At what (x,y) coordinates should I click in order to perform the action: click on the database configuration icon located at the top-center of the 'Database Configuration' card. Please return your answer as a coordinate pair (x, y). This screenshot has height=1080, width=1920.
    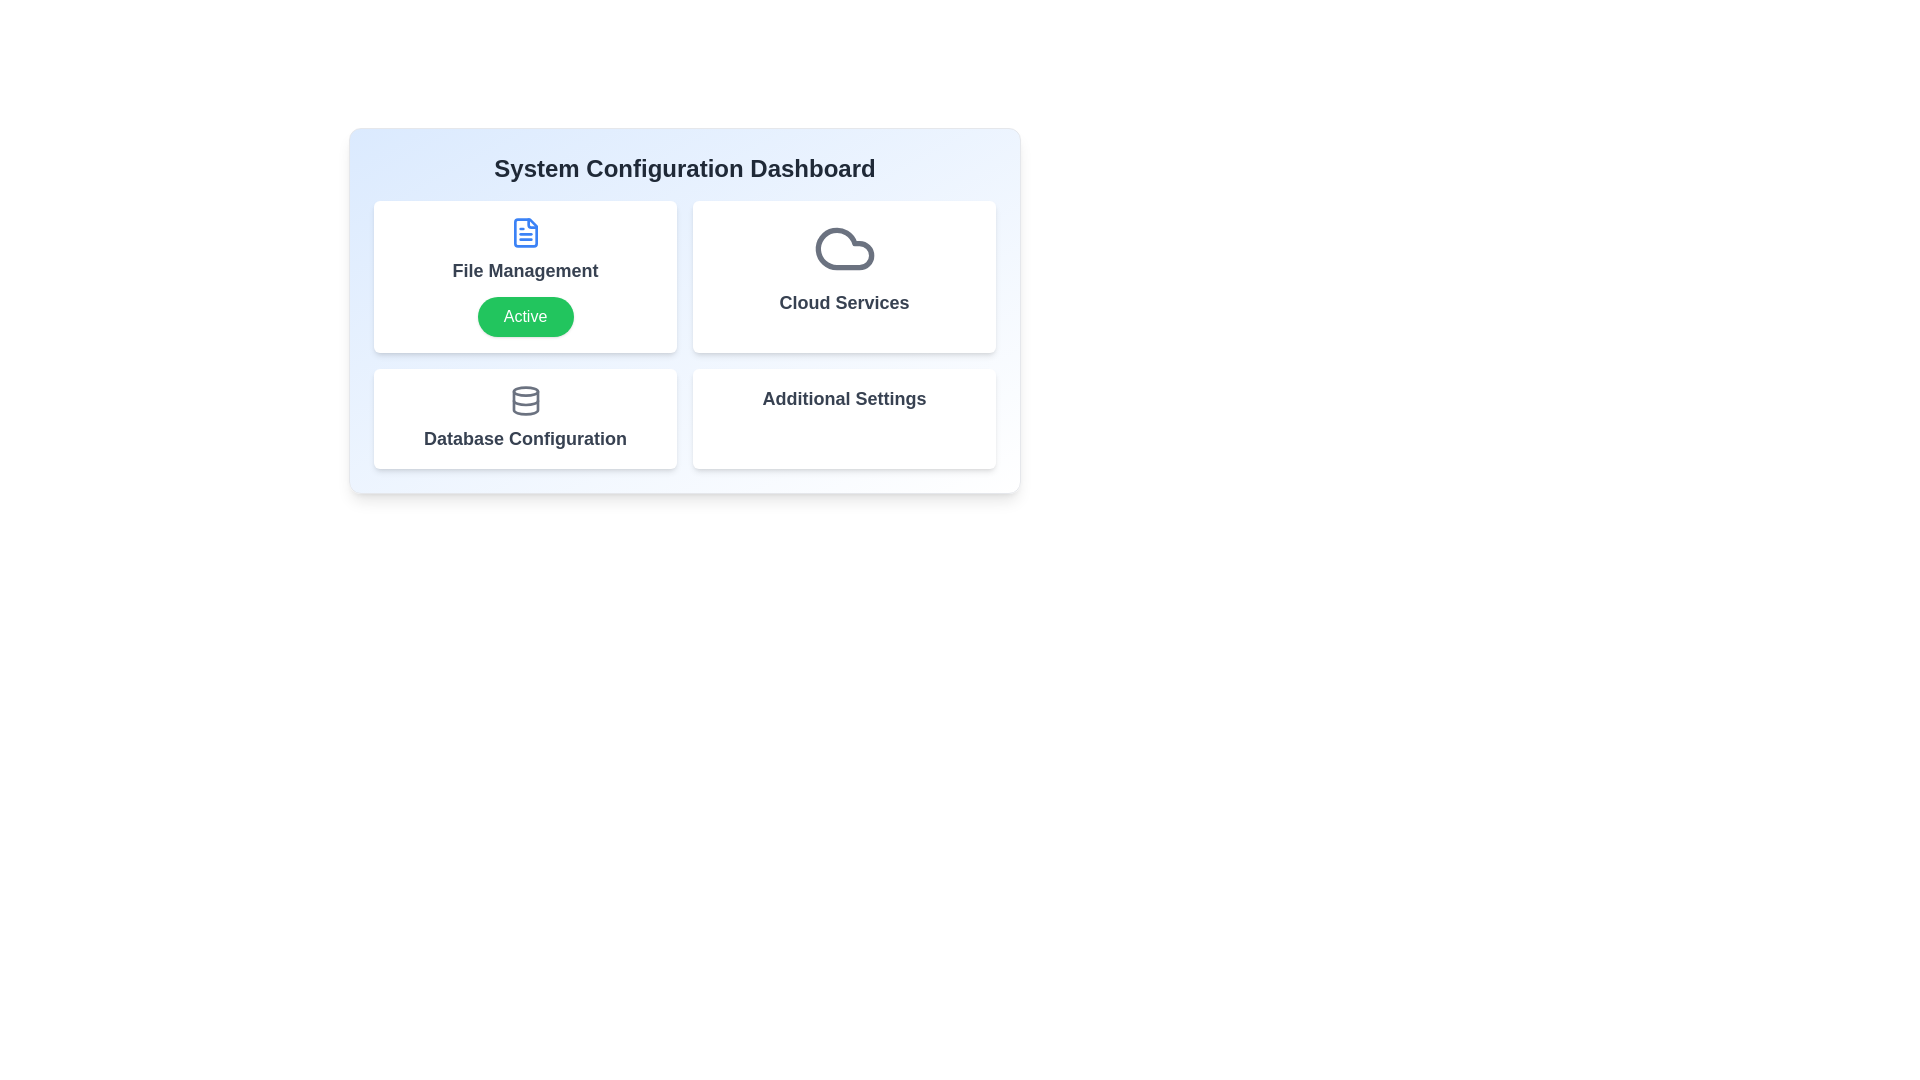
    Looking at the image, I should click on (525, 401).